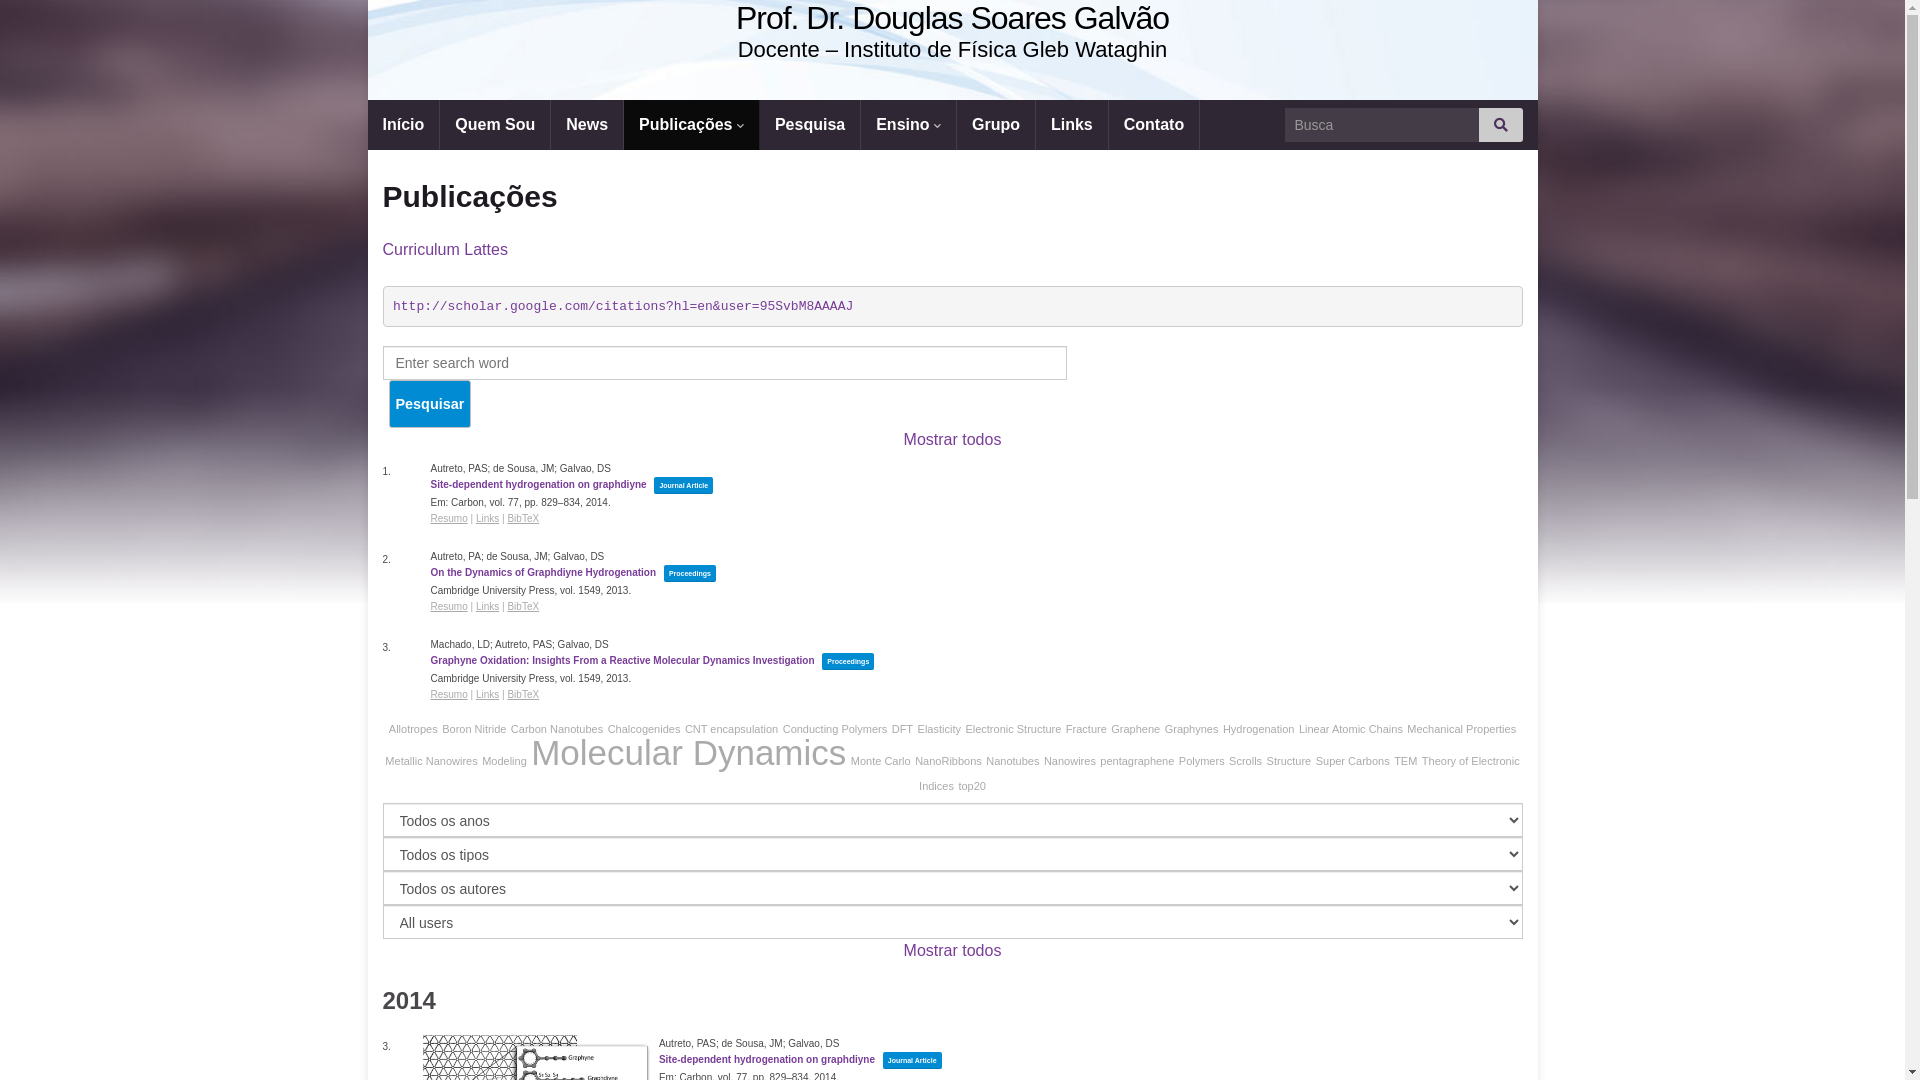  Describe the element at coordinates (1257, 729) in the screenshot. I see `'Hydrogenation'` at that location.